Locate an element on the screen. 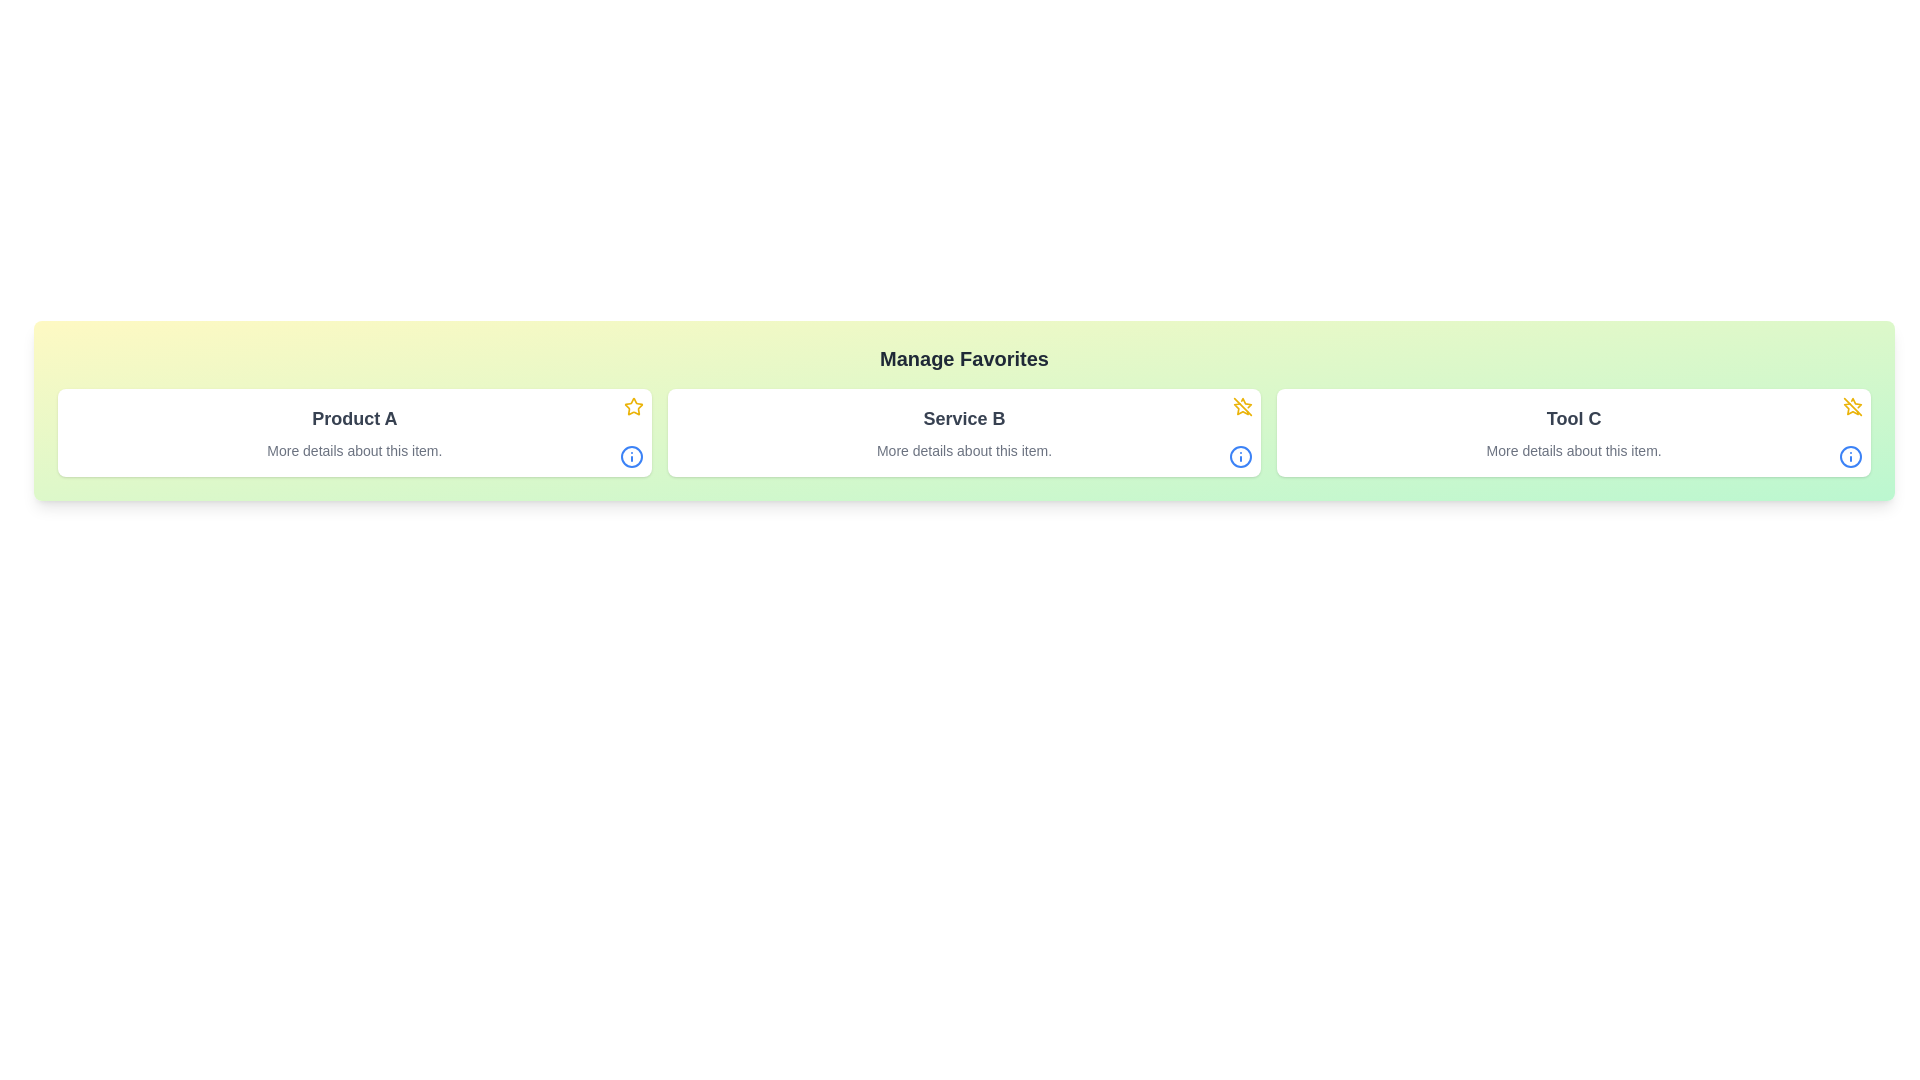  the card labeled Product A to see its hover effects is located at coordinates (354, 431).